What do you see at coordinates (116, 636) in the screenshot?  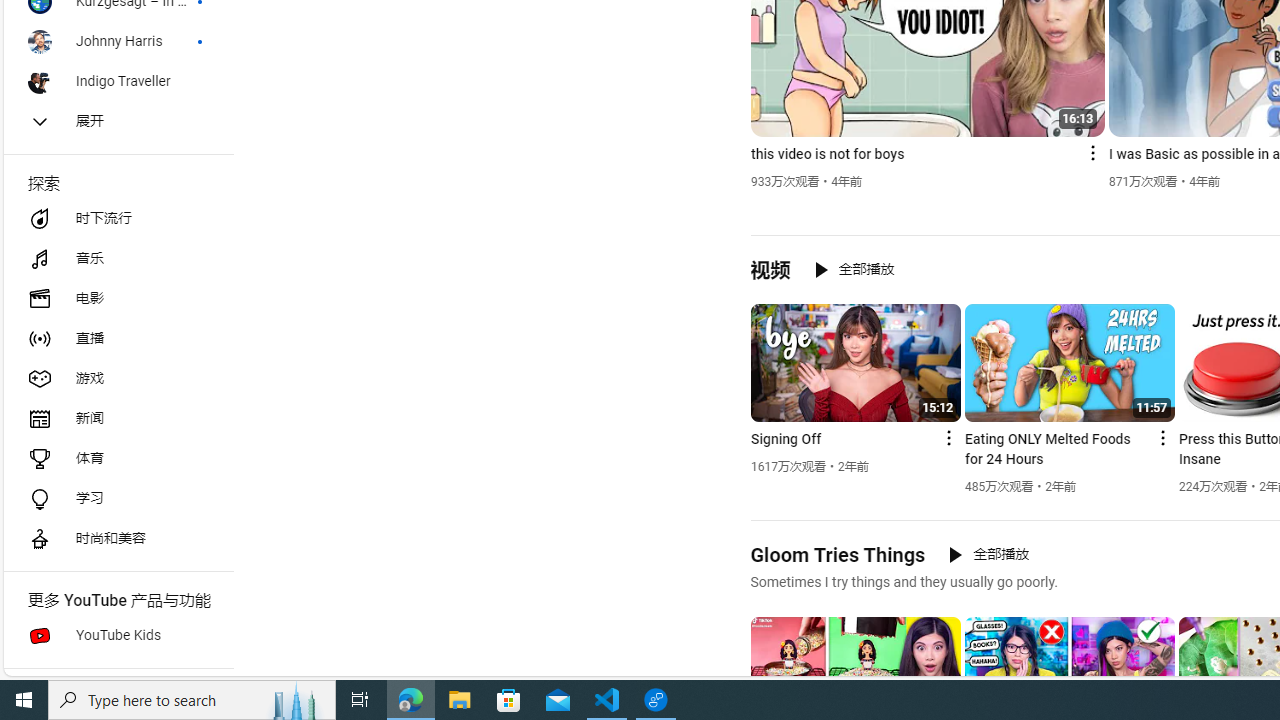 I see `'YouTube Kids'` at bounding box center [116, 636].